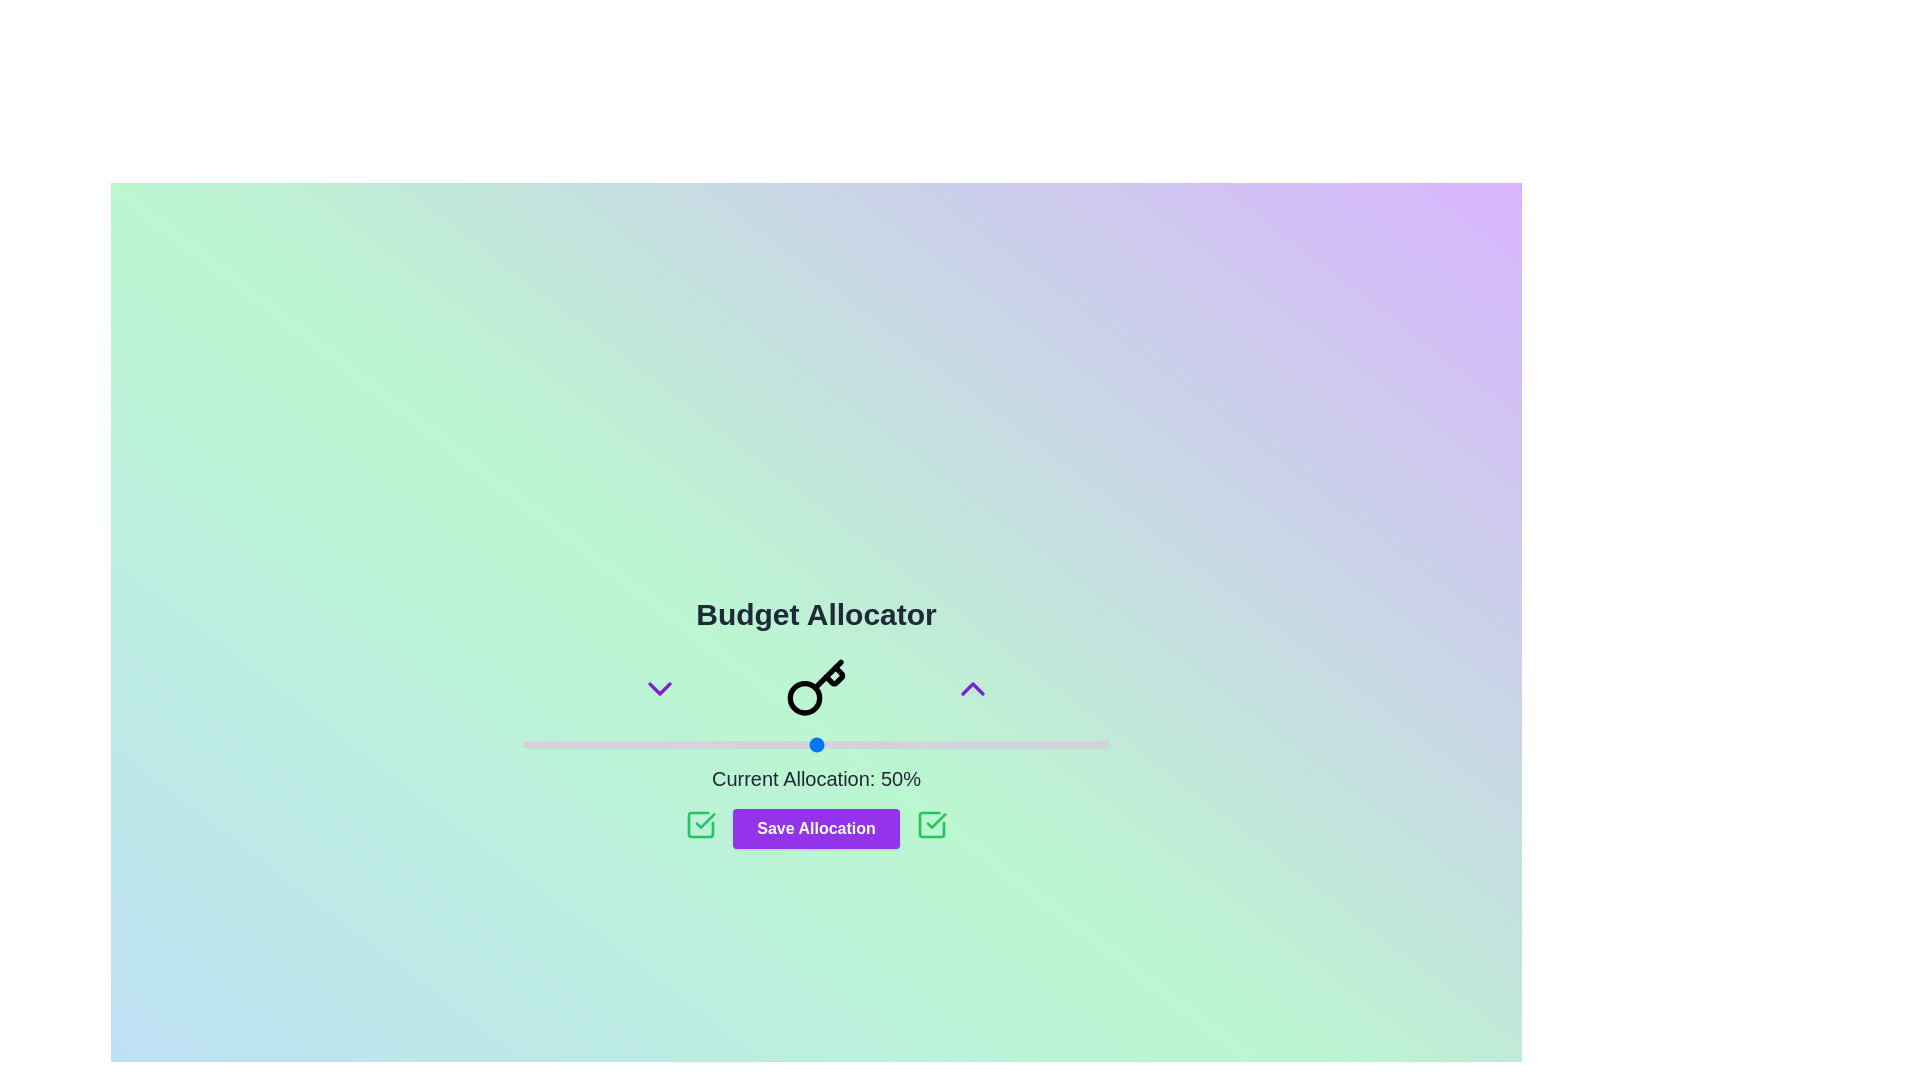  What do you see at coordinates (744, 744) in the screenshot?
I see `the slider to set the budget to 38%` at bounding box center [744, 744].